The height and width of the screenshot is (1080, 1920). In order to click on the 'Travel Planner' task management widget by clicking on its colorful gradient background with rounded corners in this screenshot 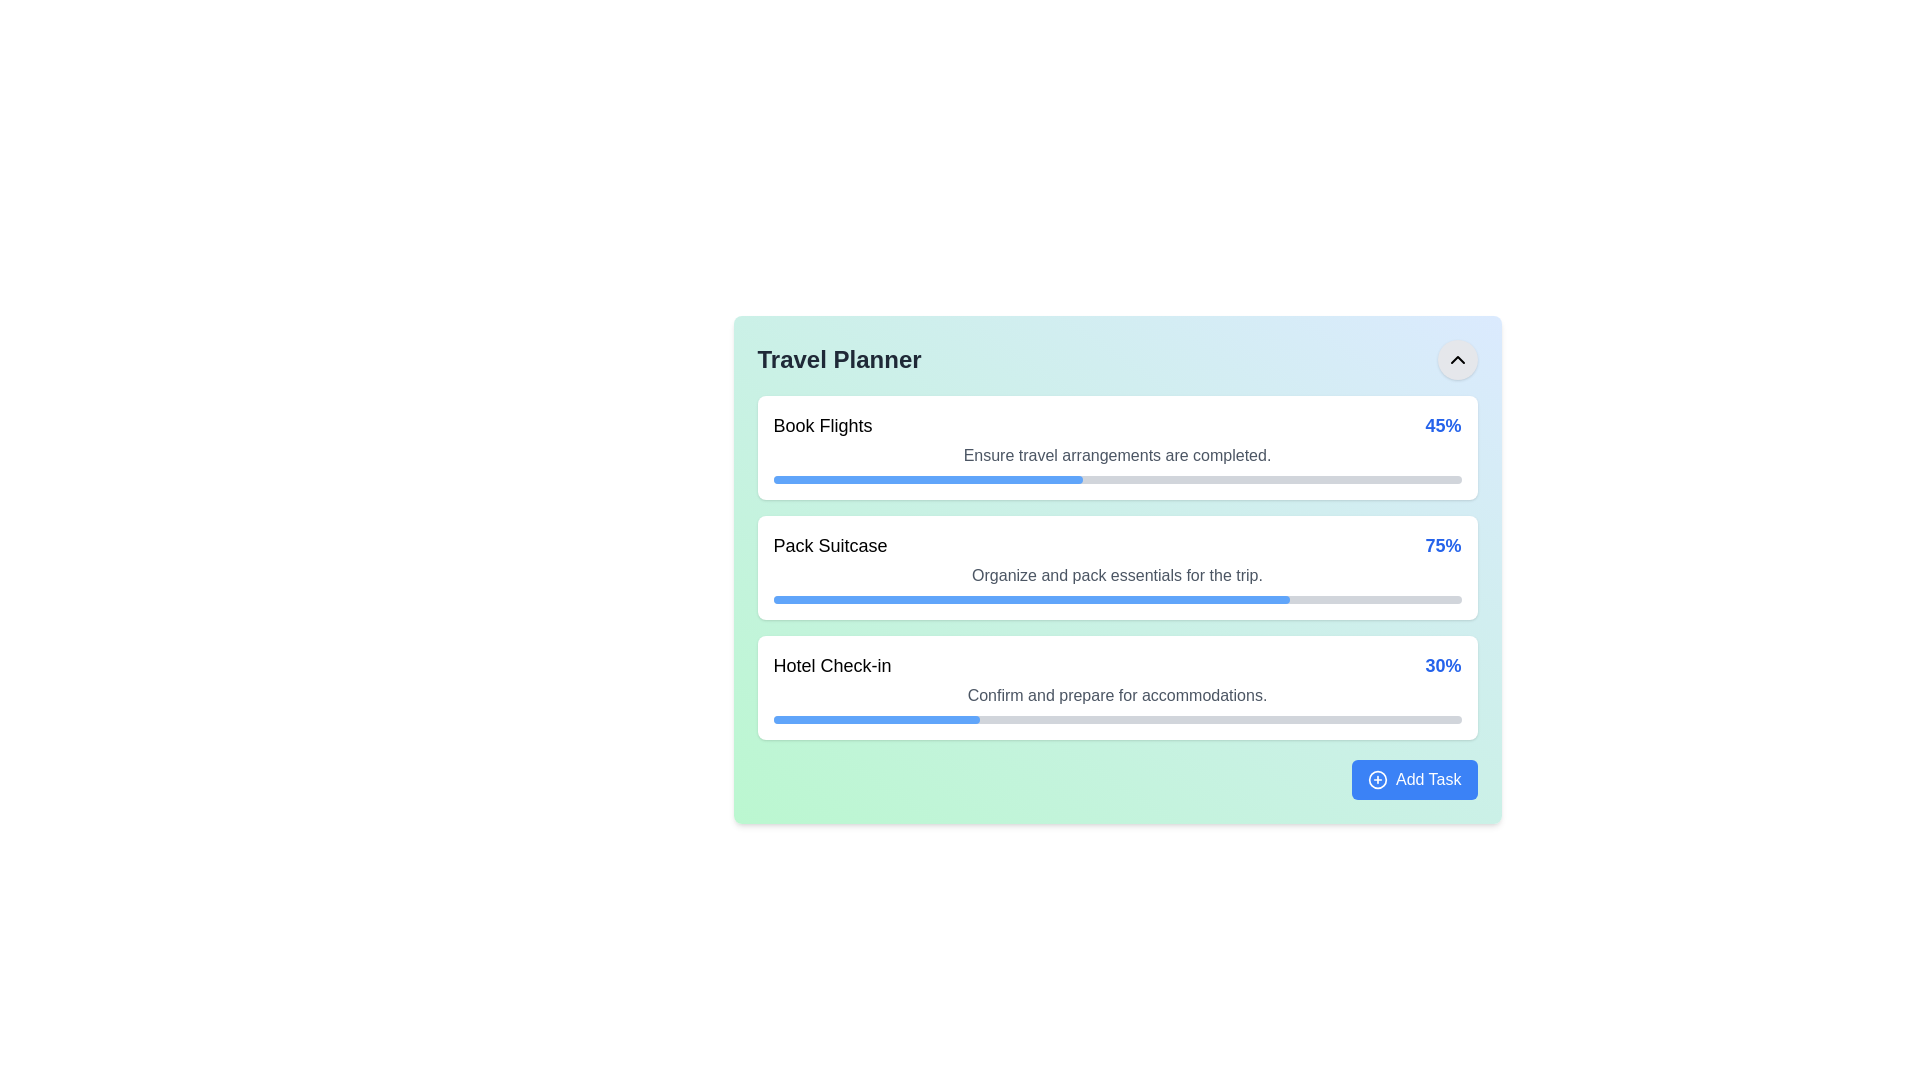, I will do `click(1116, 570)`.